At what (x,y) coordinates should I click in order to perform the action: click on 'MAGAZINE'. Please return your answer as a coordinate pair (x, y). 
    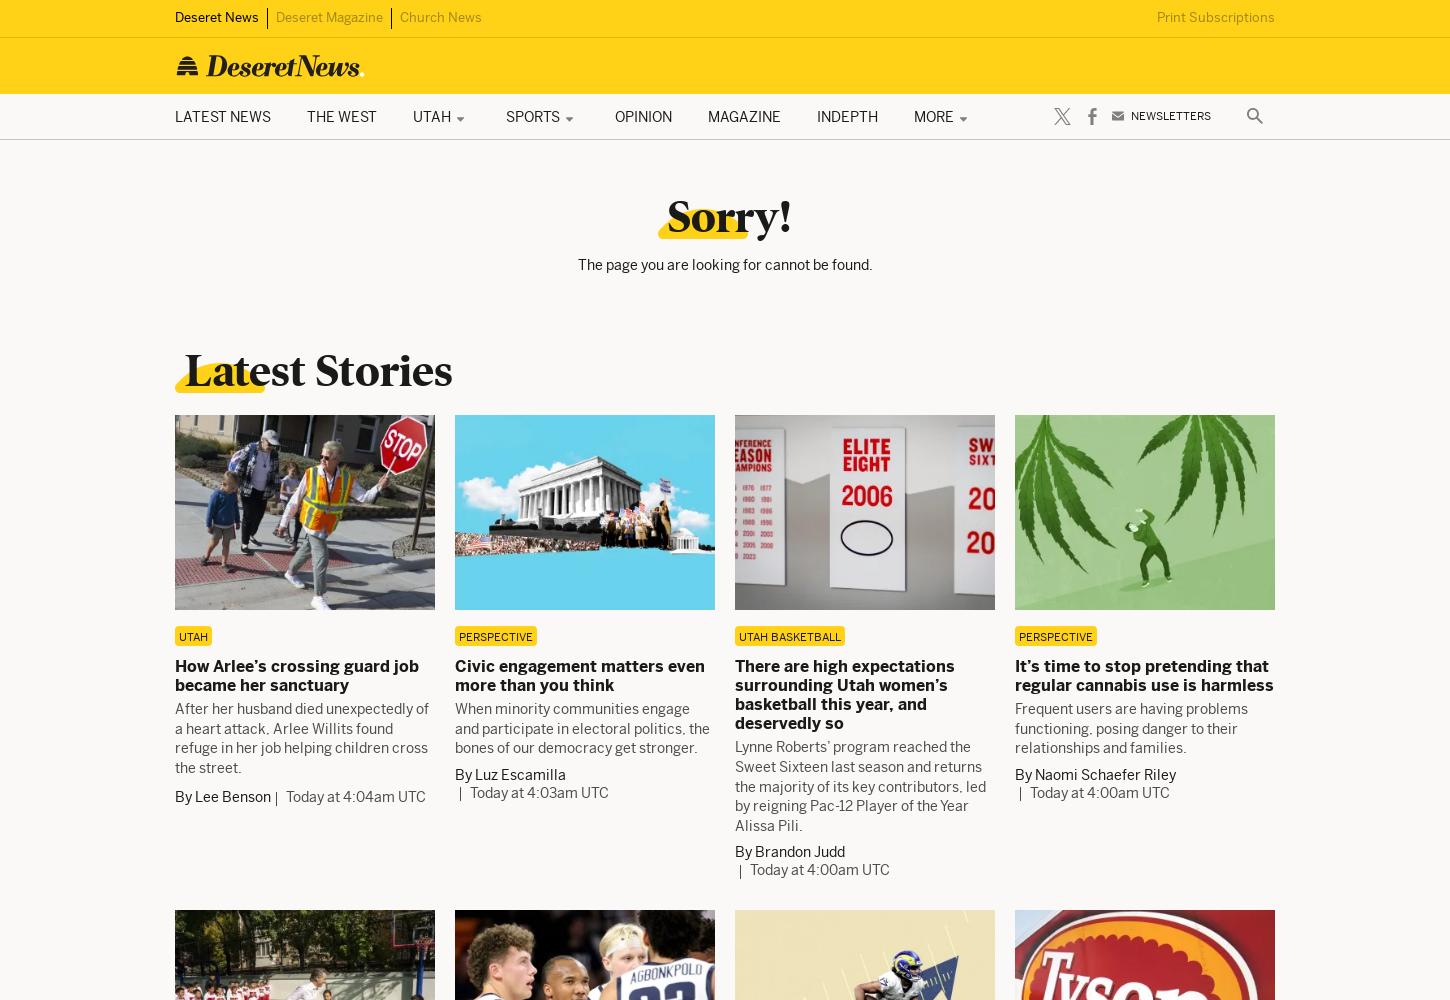
    Looking at the image, I should click on (707, 115).